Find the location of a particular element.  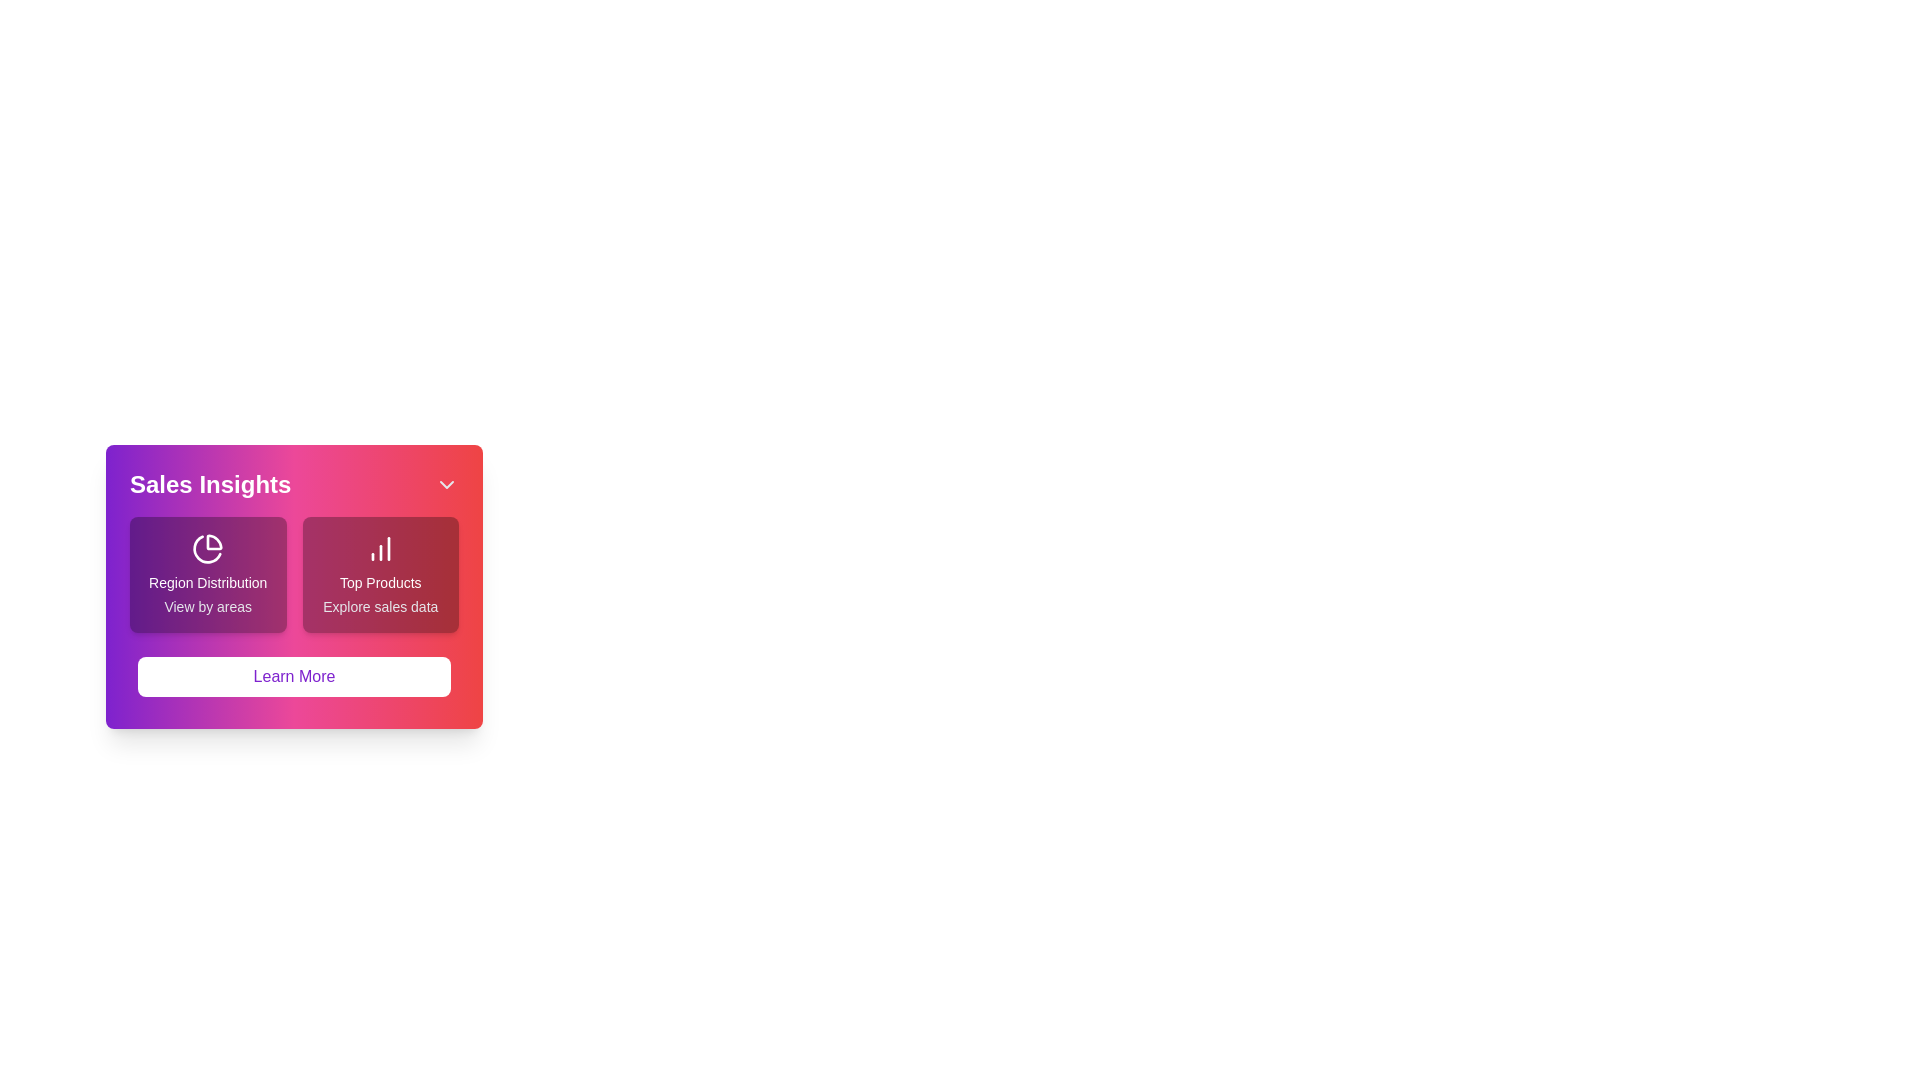

the Informational card in the top-right corner of the 'Sales Insights' section to view more data is located at coordinates (380, 574).